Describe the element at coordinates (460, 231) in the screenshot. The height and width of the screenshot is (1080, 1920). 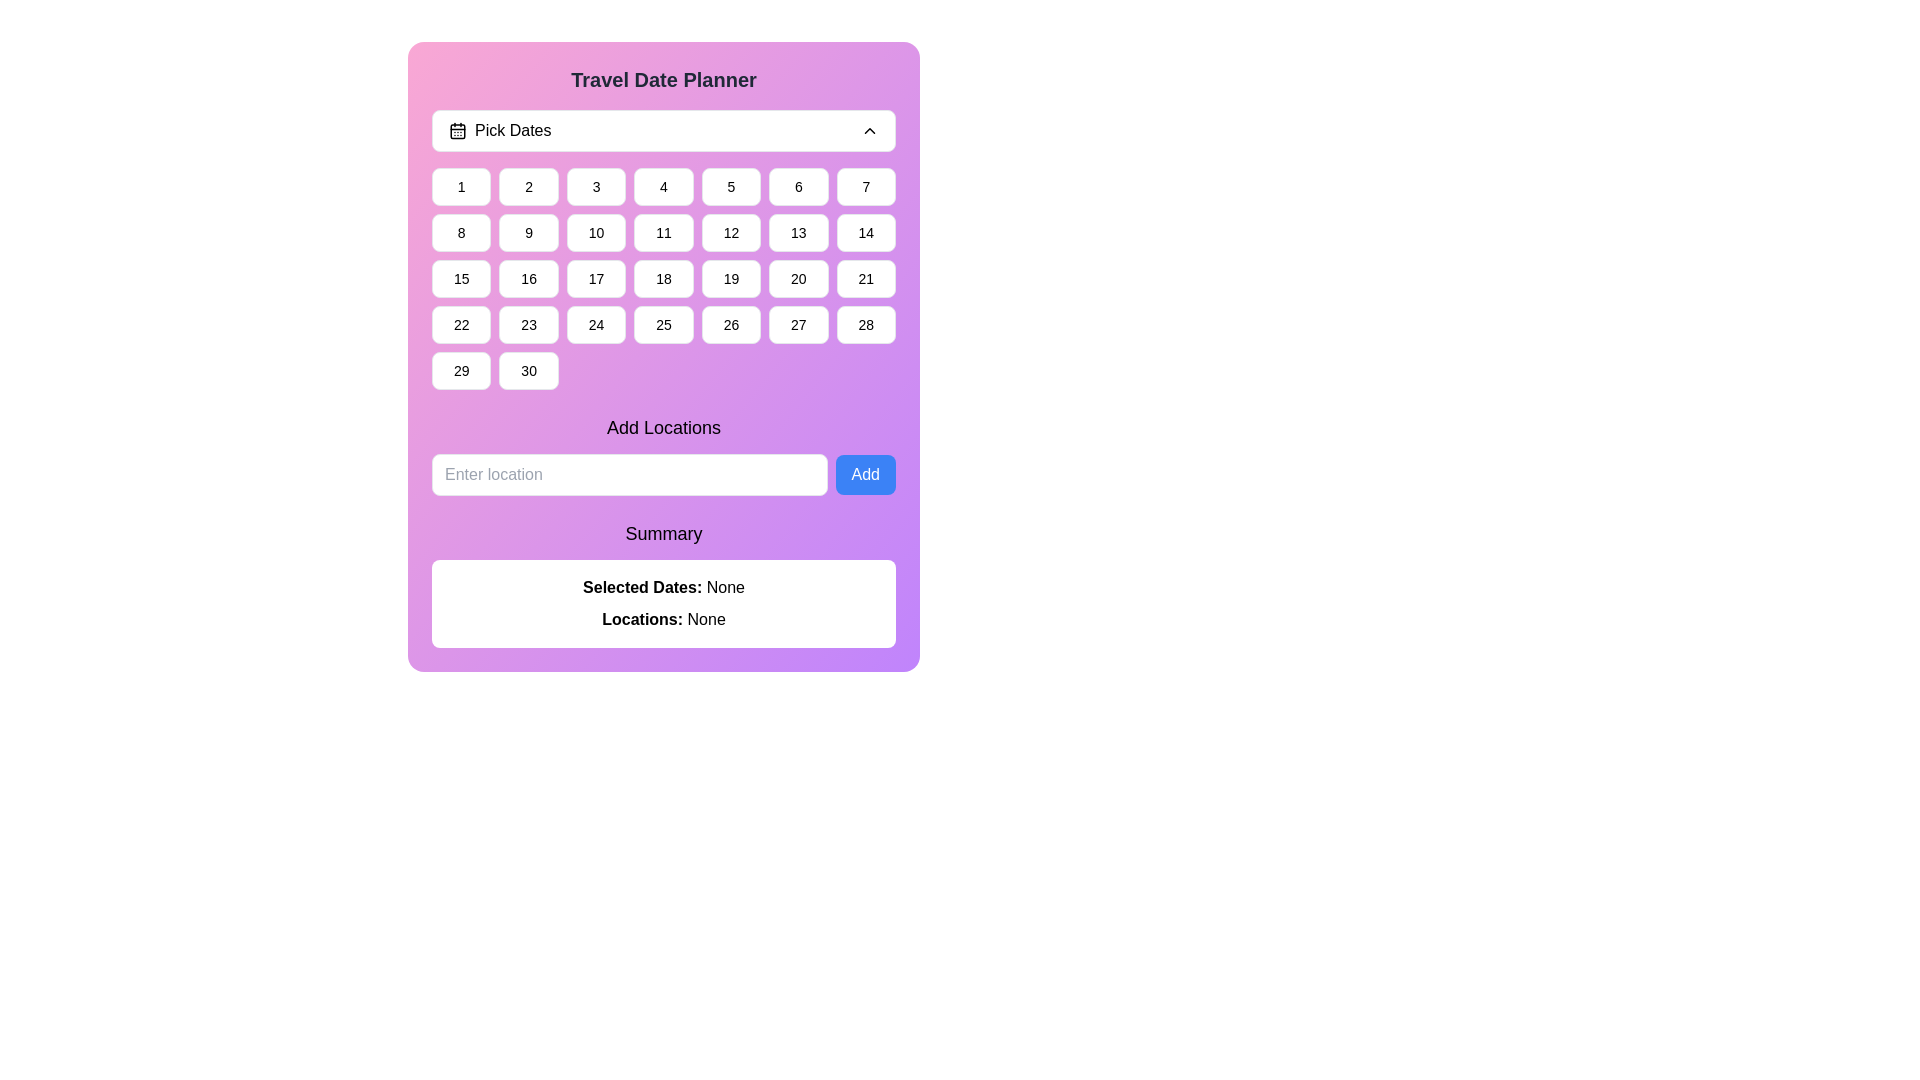
I see `the rectangular button displaying the number '8' in the center, which is part of a grid layout in the 'Pick Dates' section` at that location.